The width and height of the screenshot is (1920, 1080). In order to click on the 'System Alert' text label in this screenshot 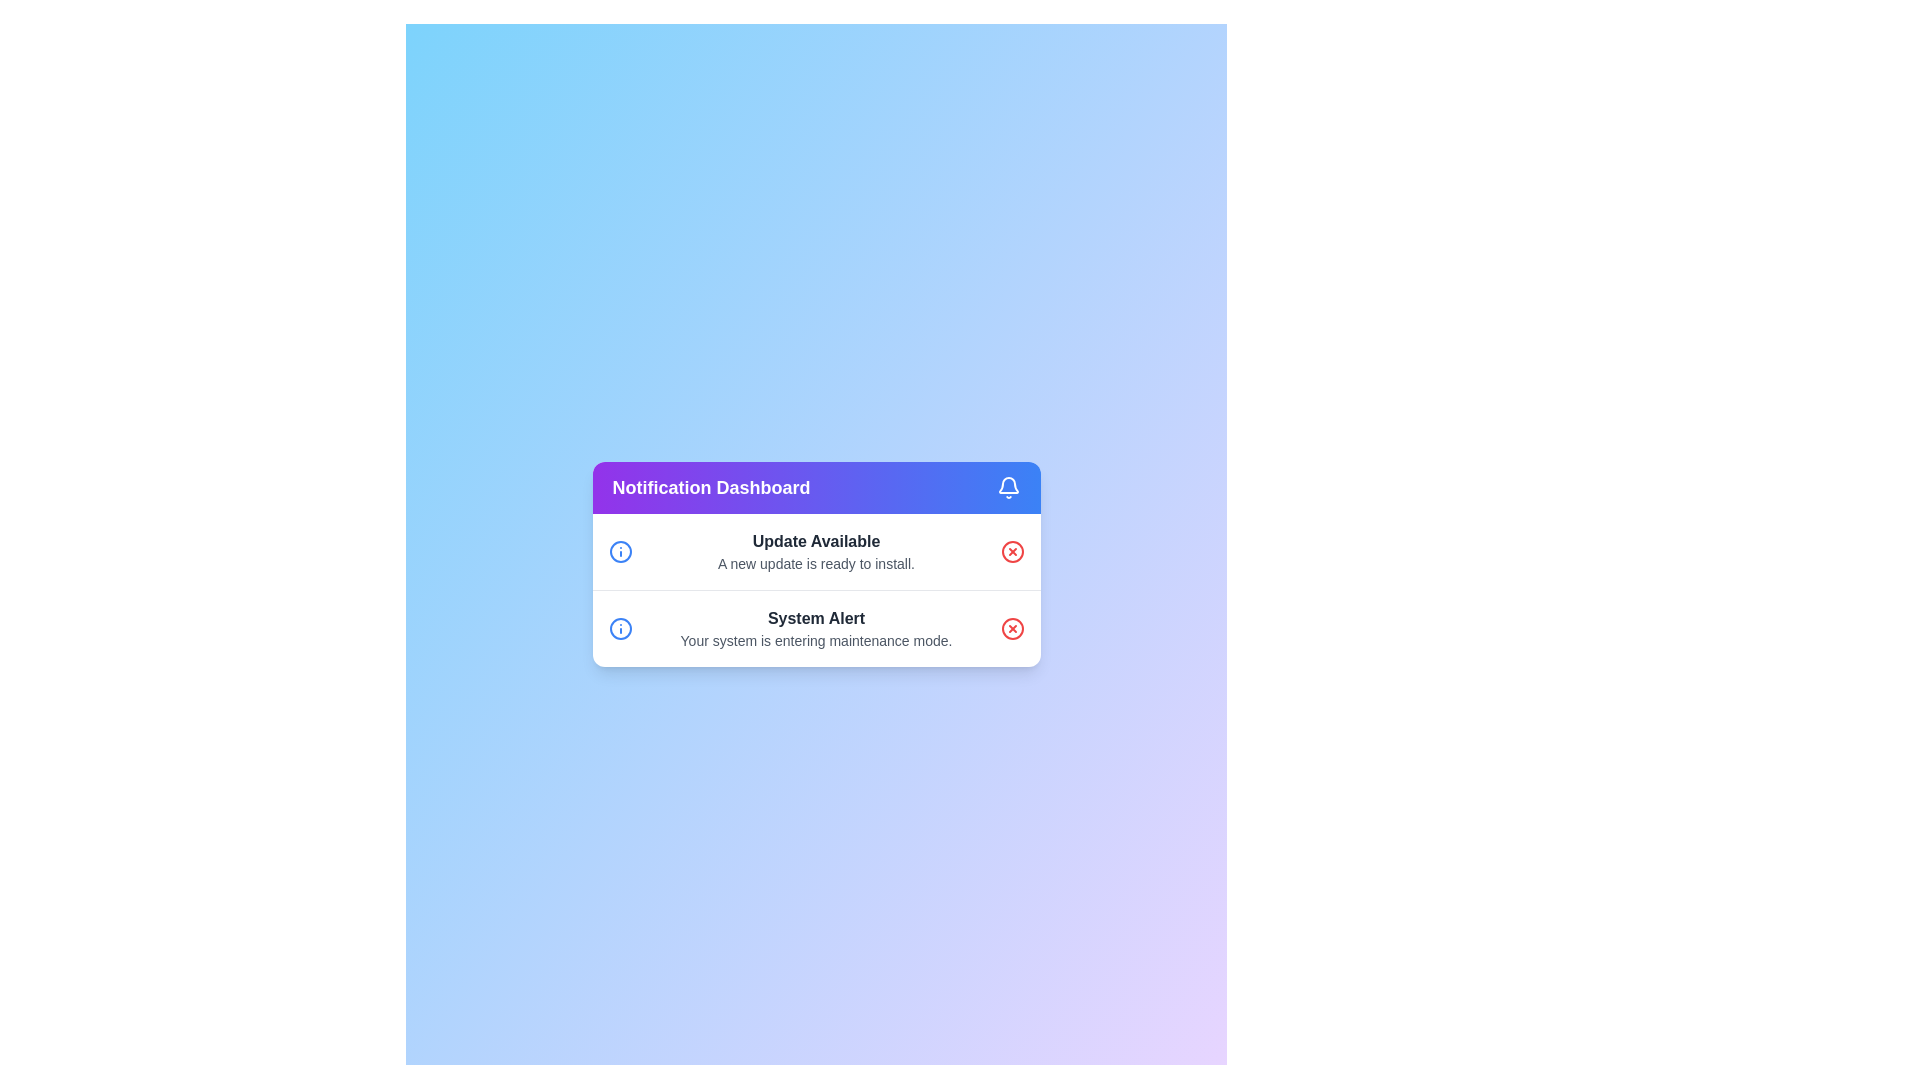, I will do `click(816, 617)`.